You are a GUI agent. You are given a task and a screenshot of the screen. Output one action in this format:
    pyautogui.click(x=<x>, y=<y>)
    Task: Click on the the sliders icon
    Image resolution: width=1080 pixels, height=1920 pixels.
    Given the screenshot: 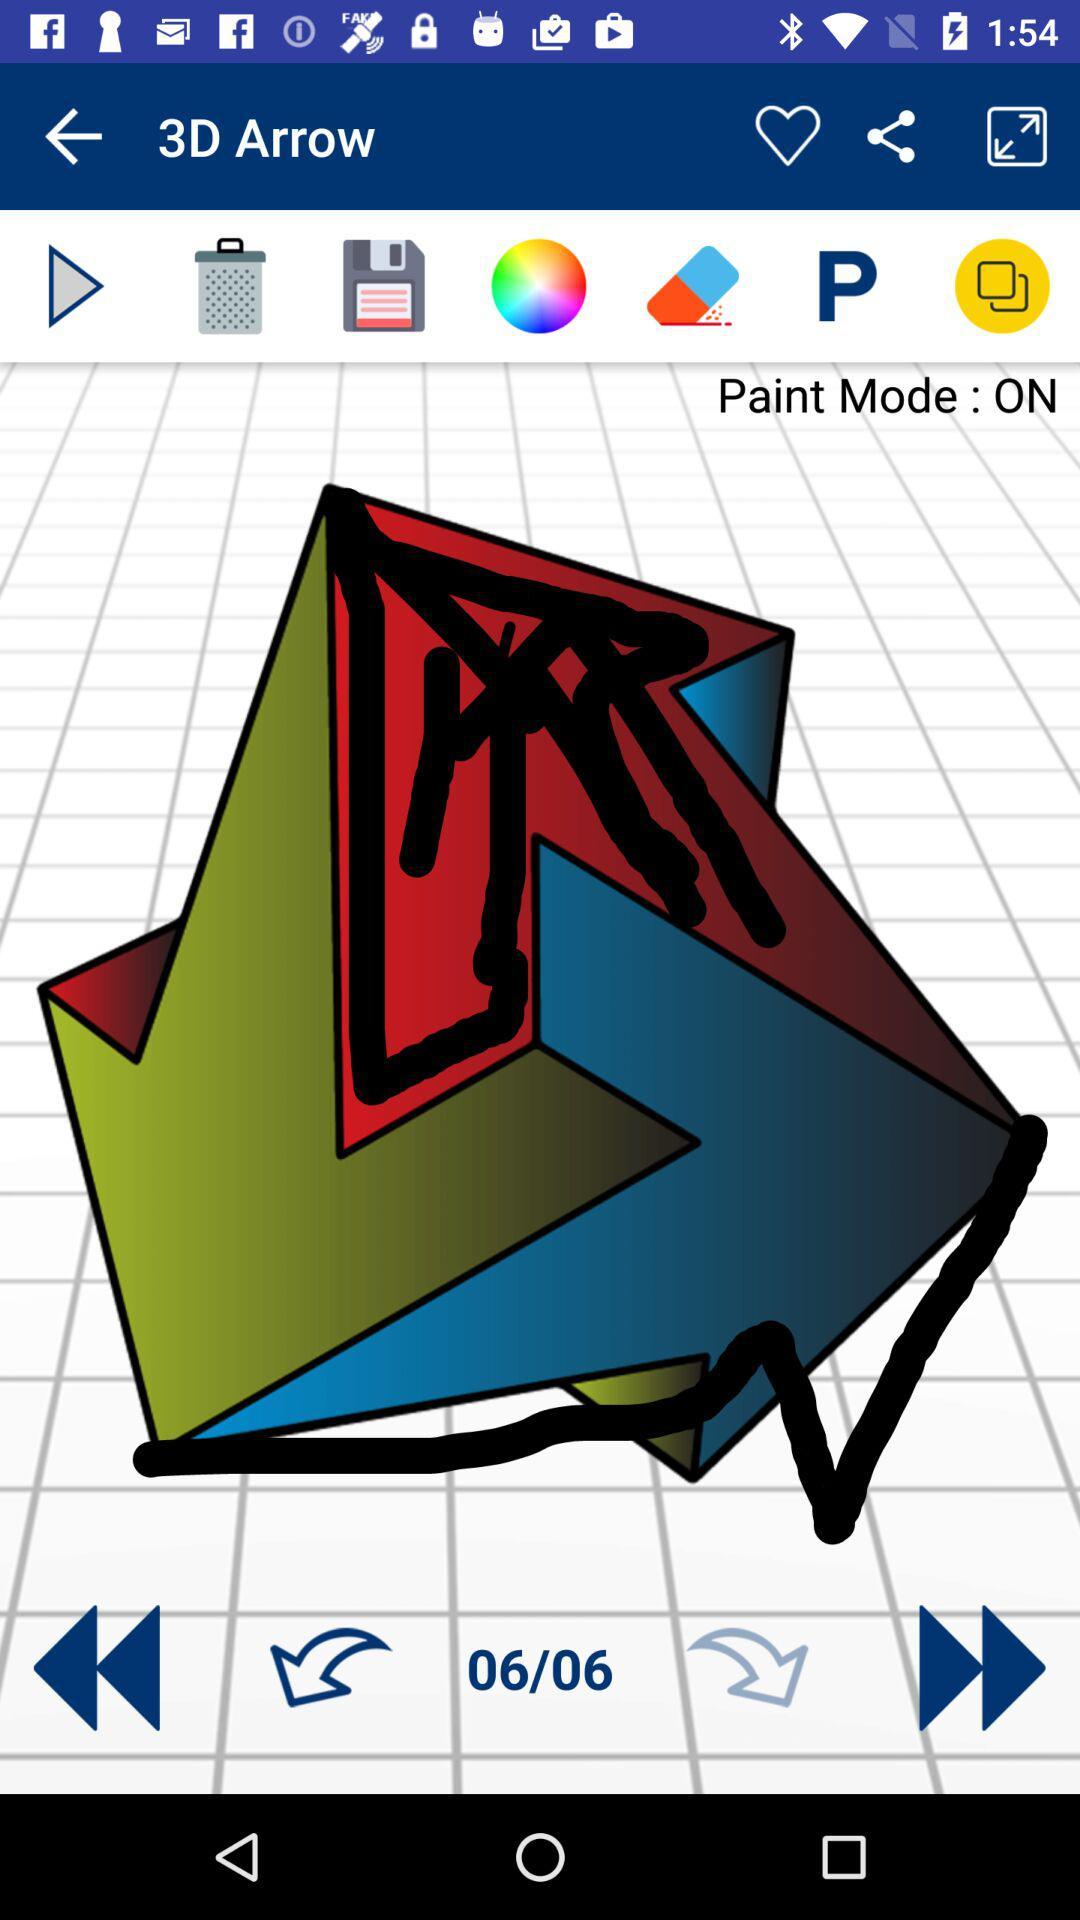 What is the action you would take?
    pyautogui.click(x=384, y=138)
    